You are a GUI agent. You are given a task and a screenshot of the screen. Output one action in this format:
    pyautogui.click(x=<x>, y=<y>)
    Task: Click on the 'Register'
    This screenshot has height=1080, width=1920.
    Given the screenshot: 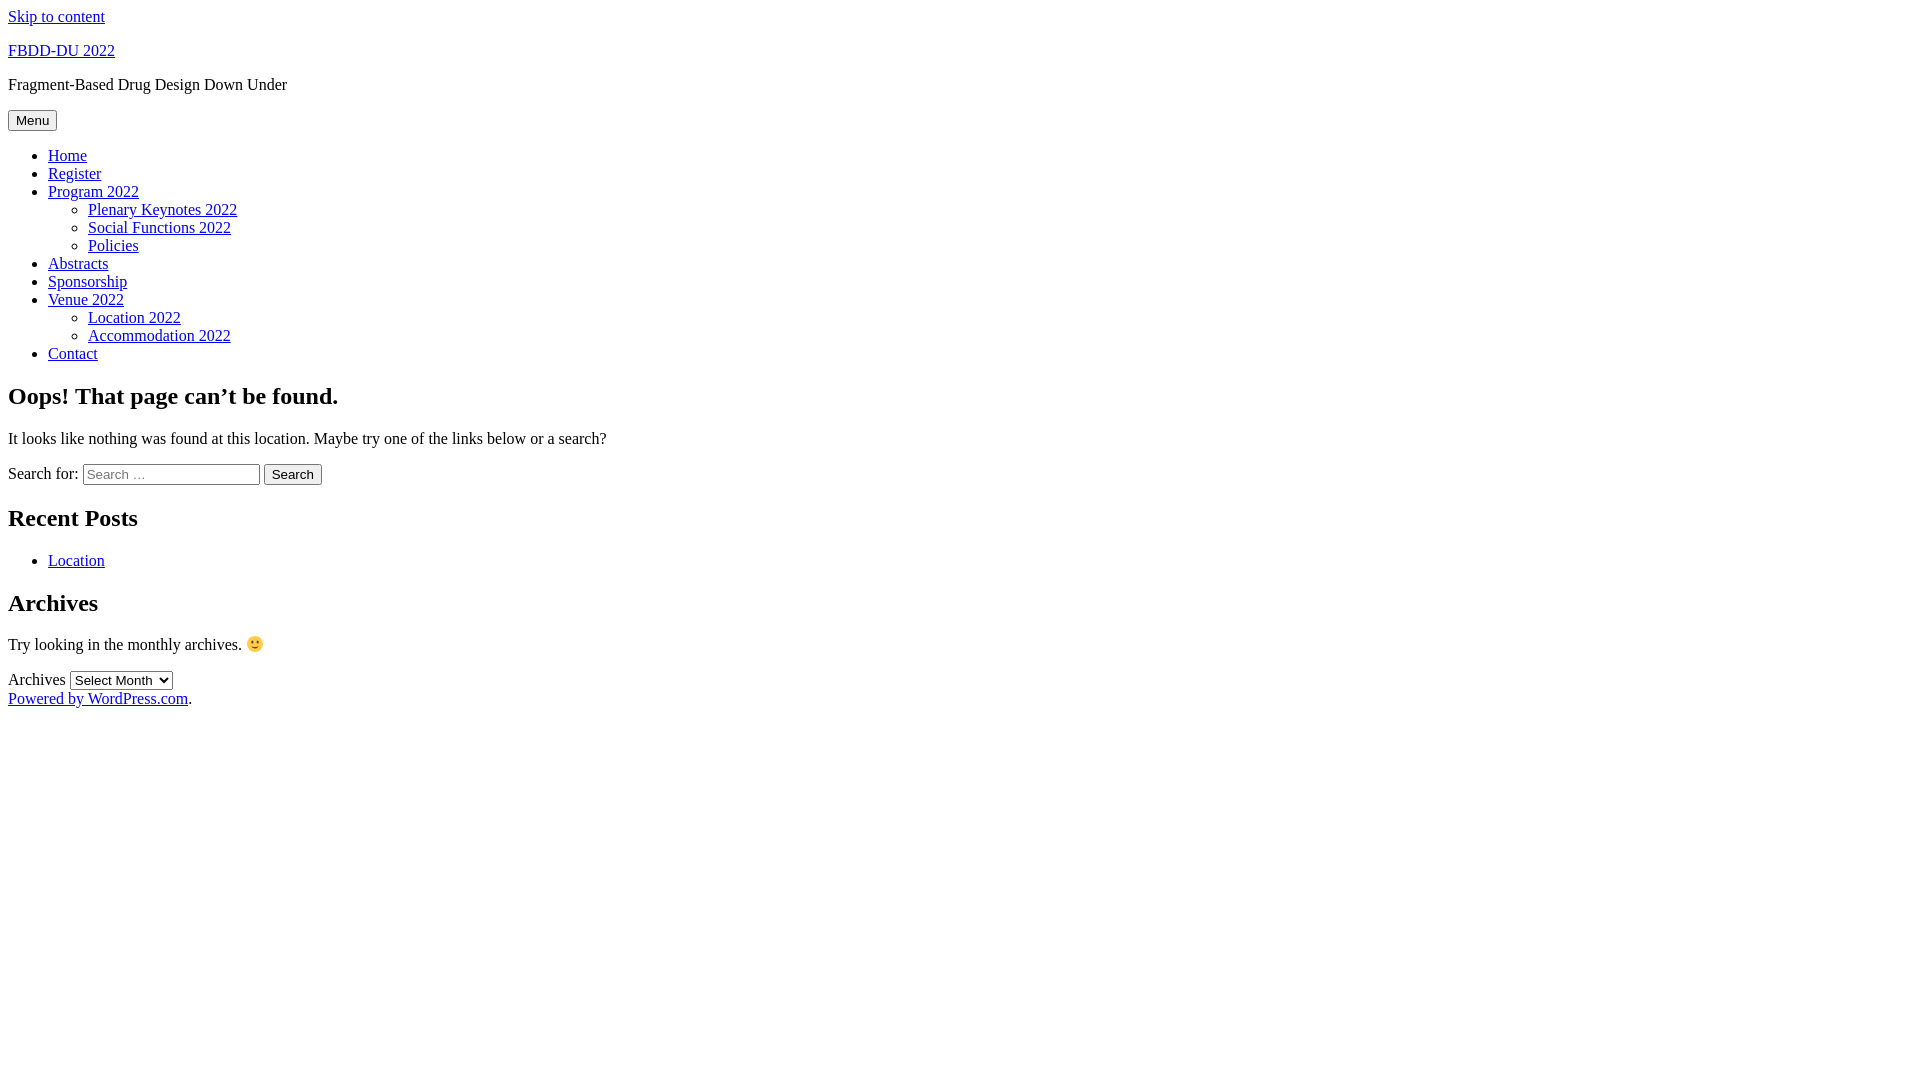 What is the action you would take?
    pyautogui.click(x=48, y=172)
    